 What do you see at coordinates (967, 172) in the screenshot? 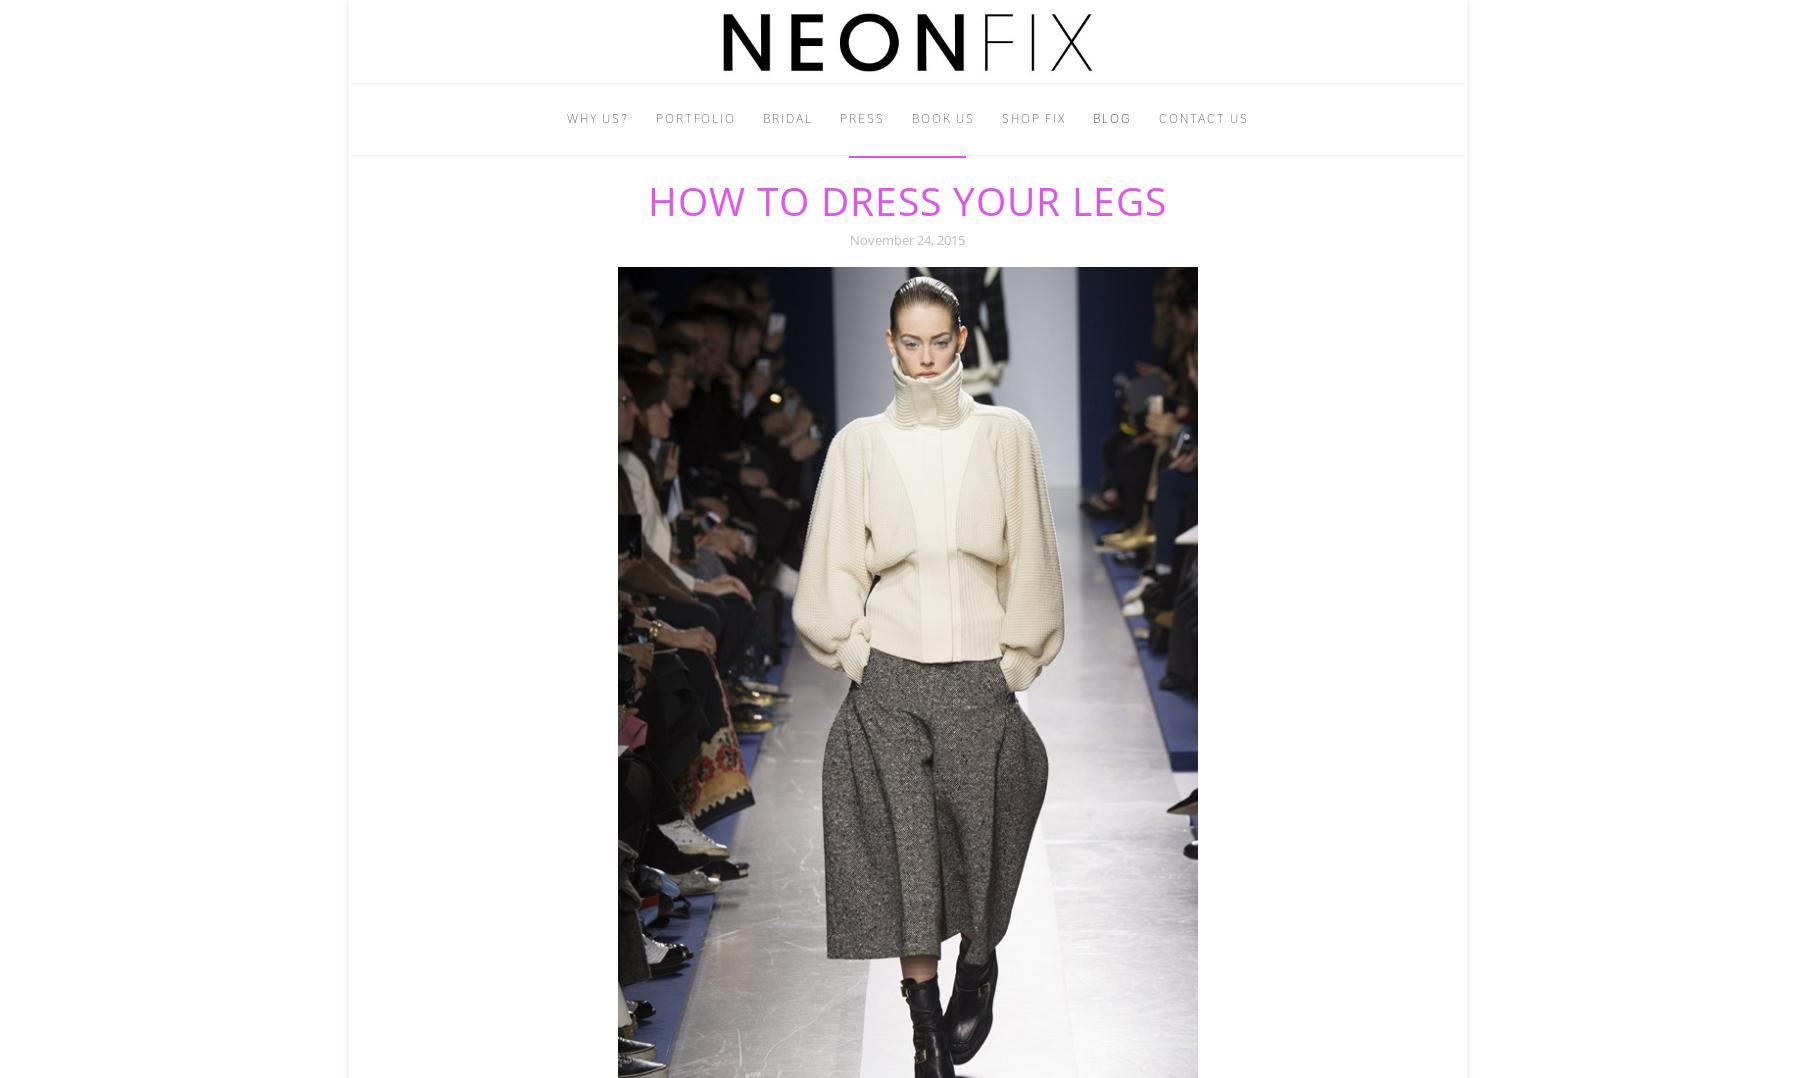
I see `'646-450-5844'` at bounding box center [967, 172].